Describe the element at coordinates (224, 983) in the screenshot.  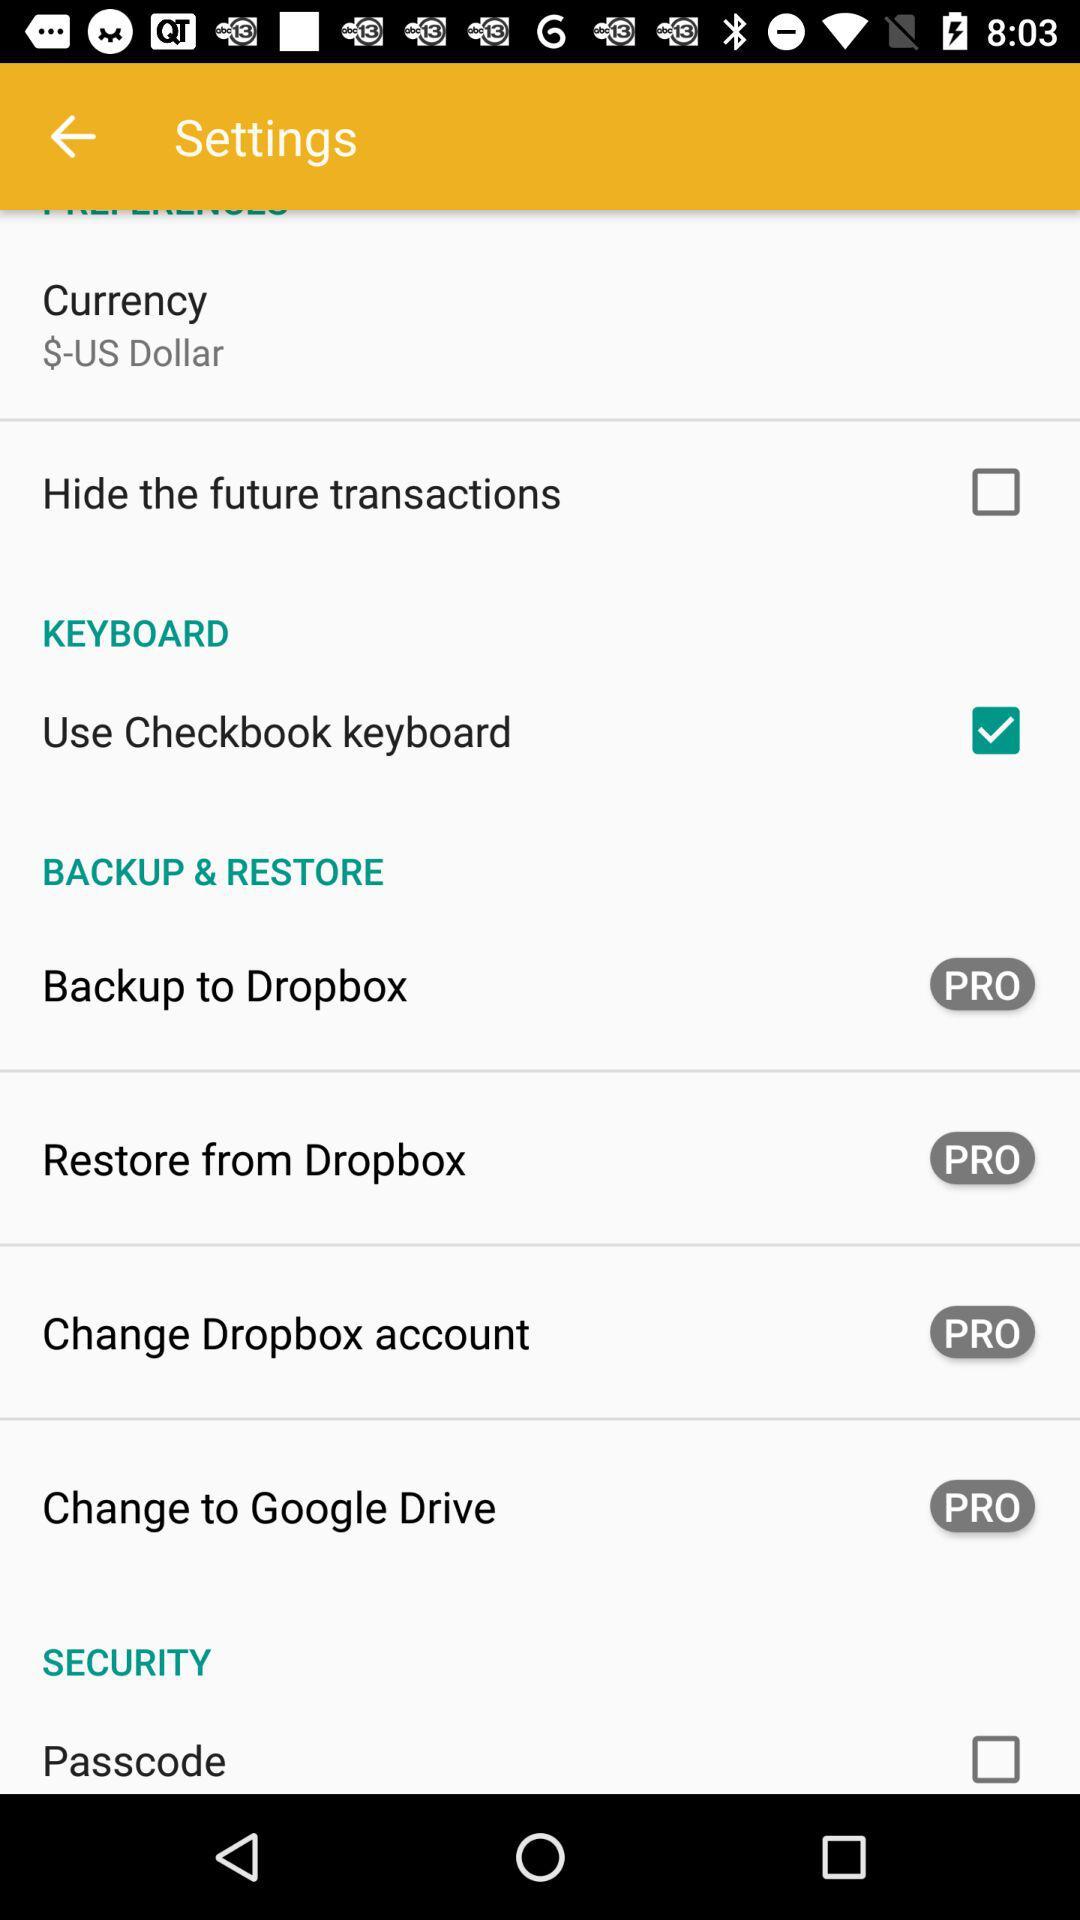
I see `the backup to dropbox app` at that location.